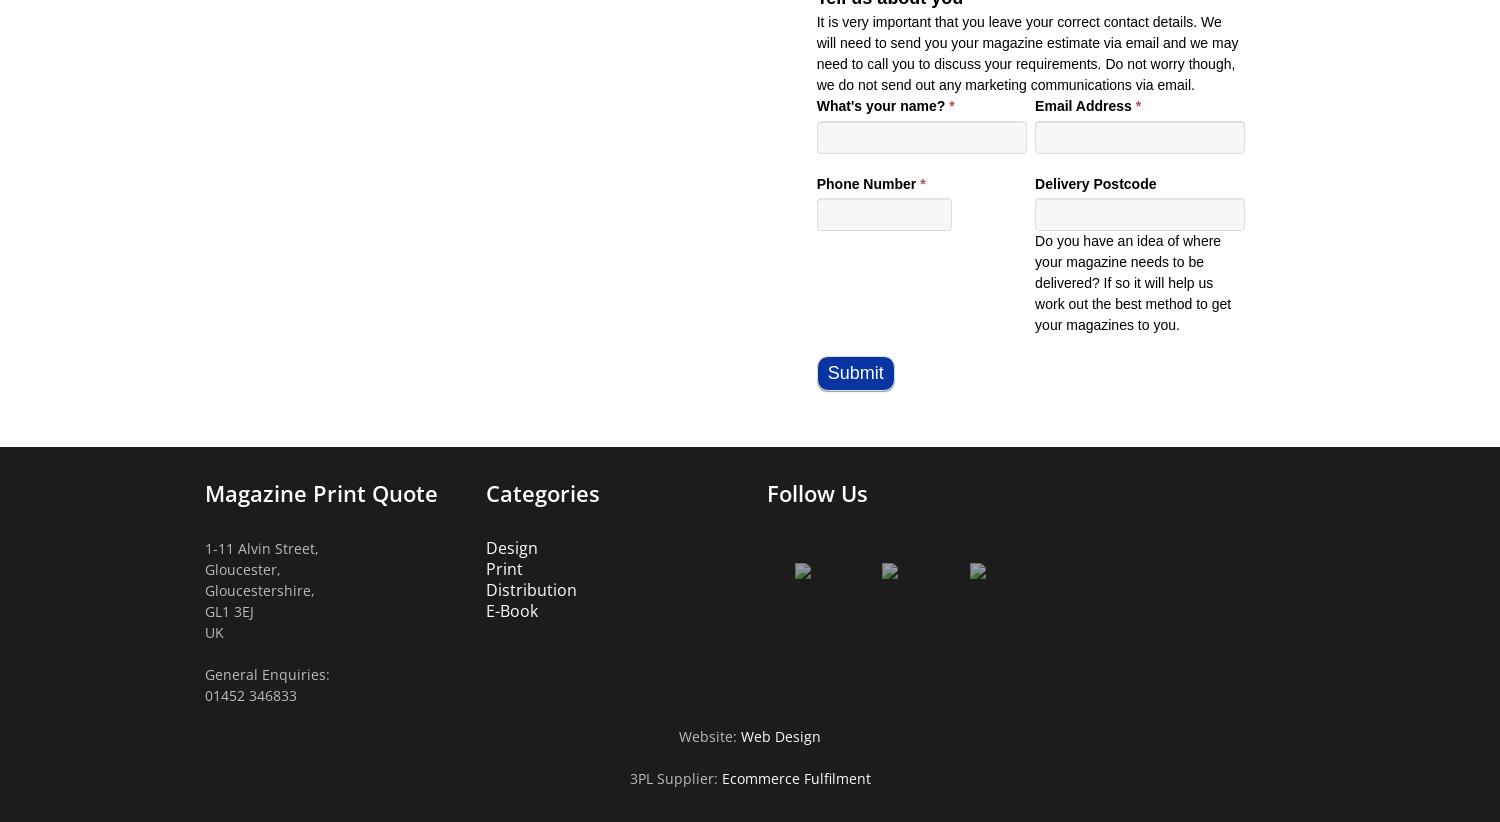 The image size is (1500, 822). I want to click on 'Magazine Print Quote', so click(204, 493).